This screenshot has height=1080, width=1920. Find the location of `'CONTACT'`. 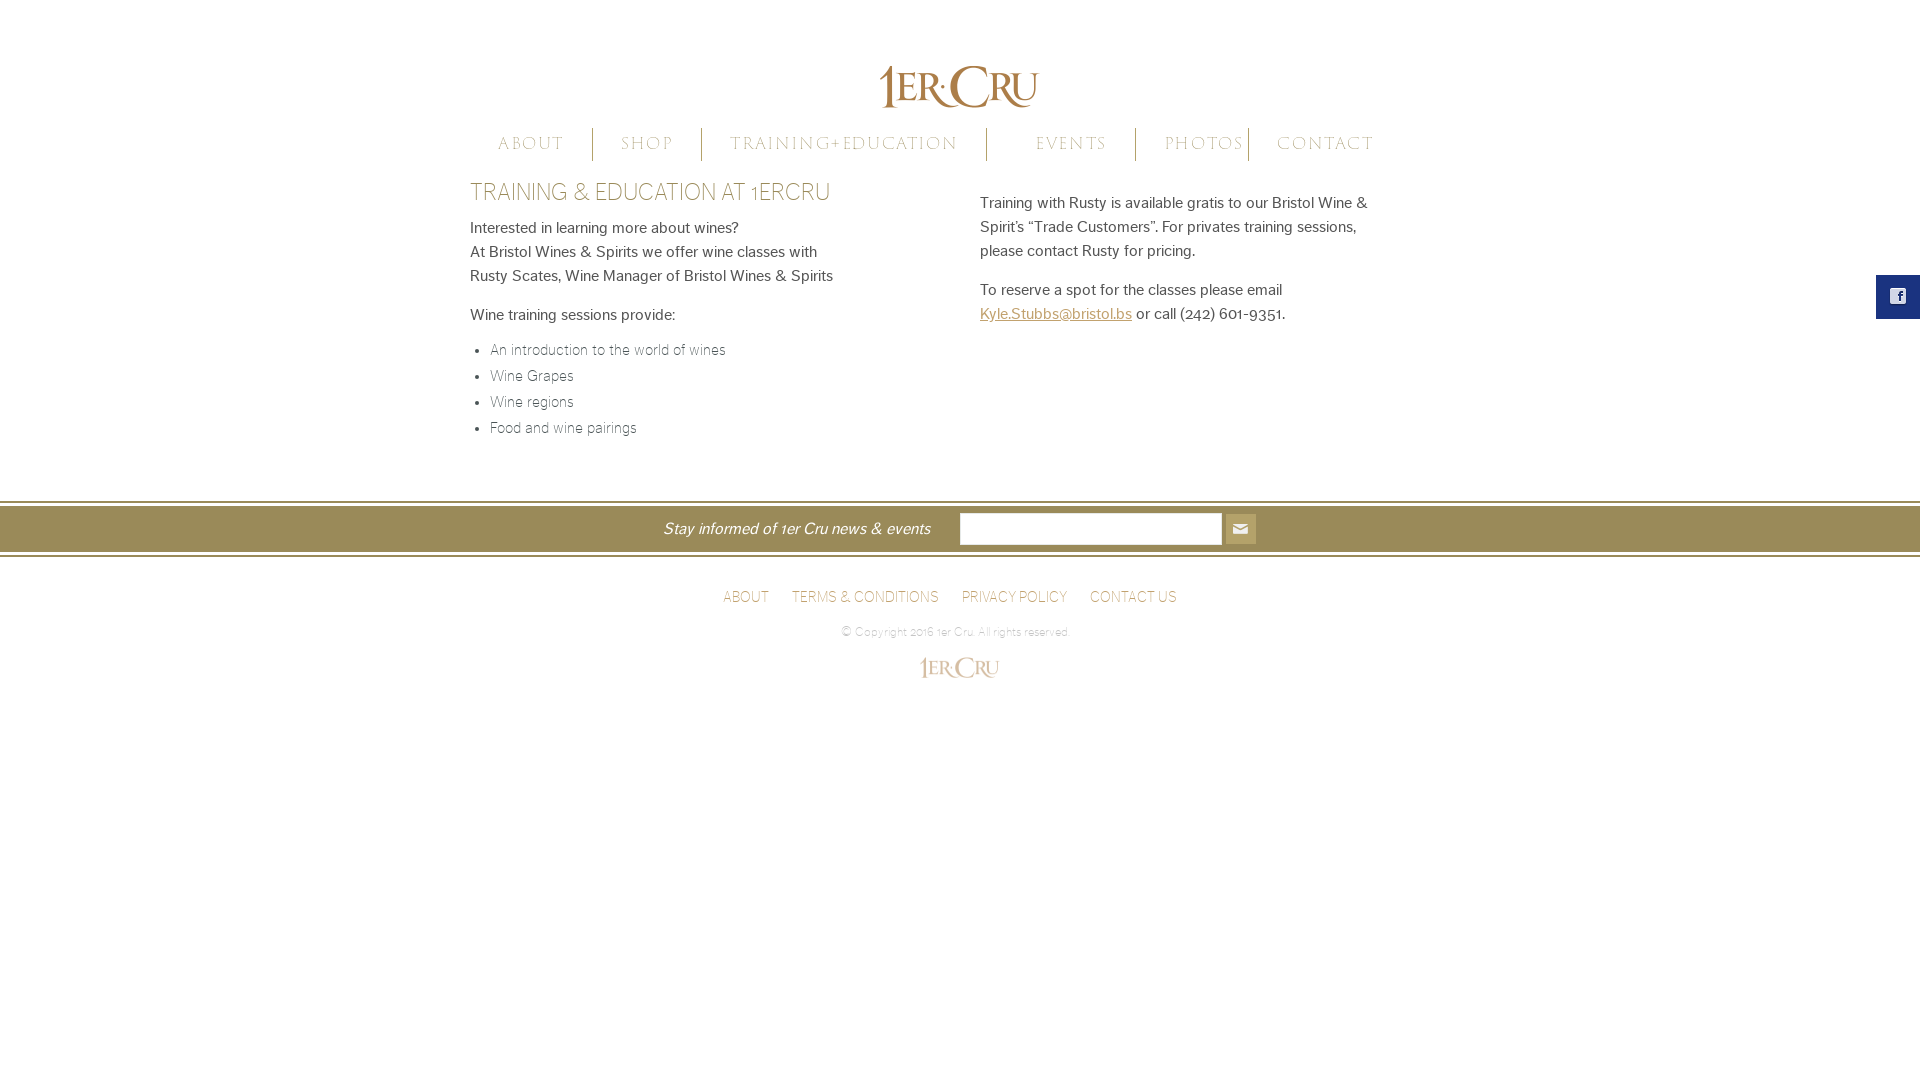

'CONTACT' is located at coordinates (1271, 142).